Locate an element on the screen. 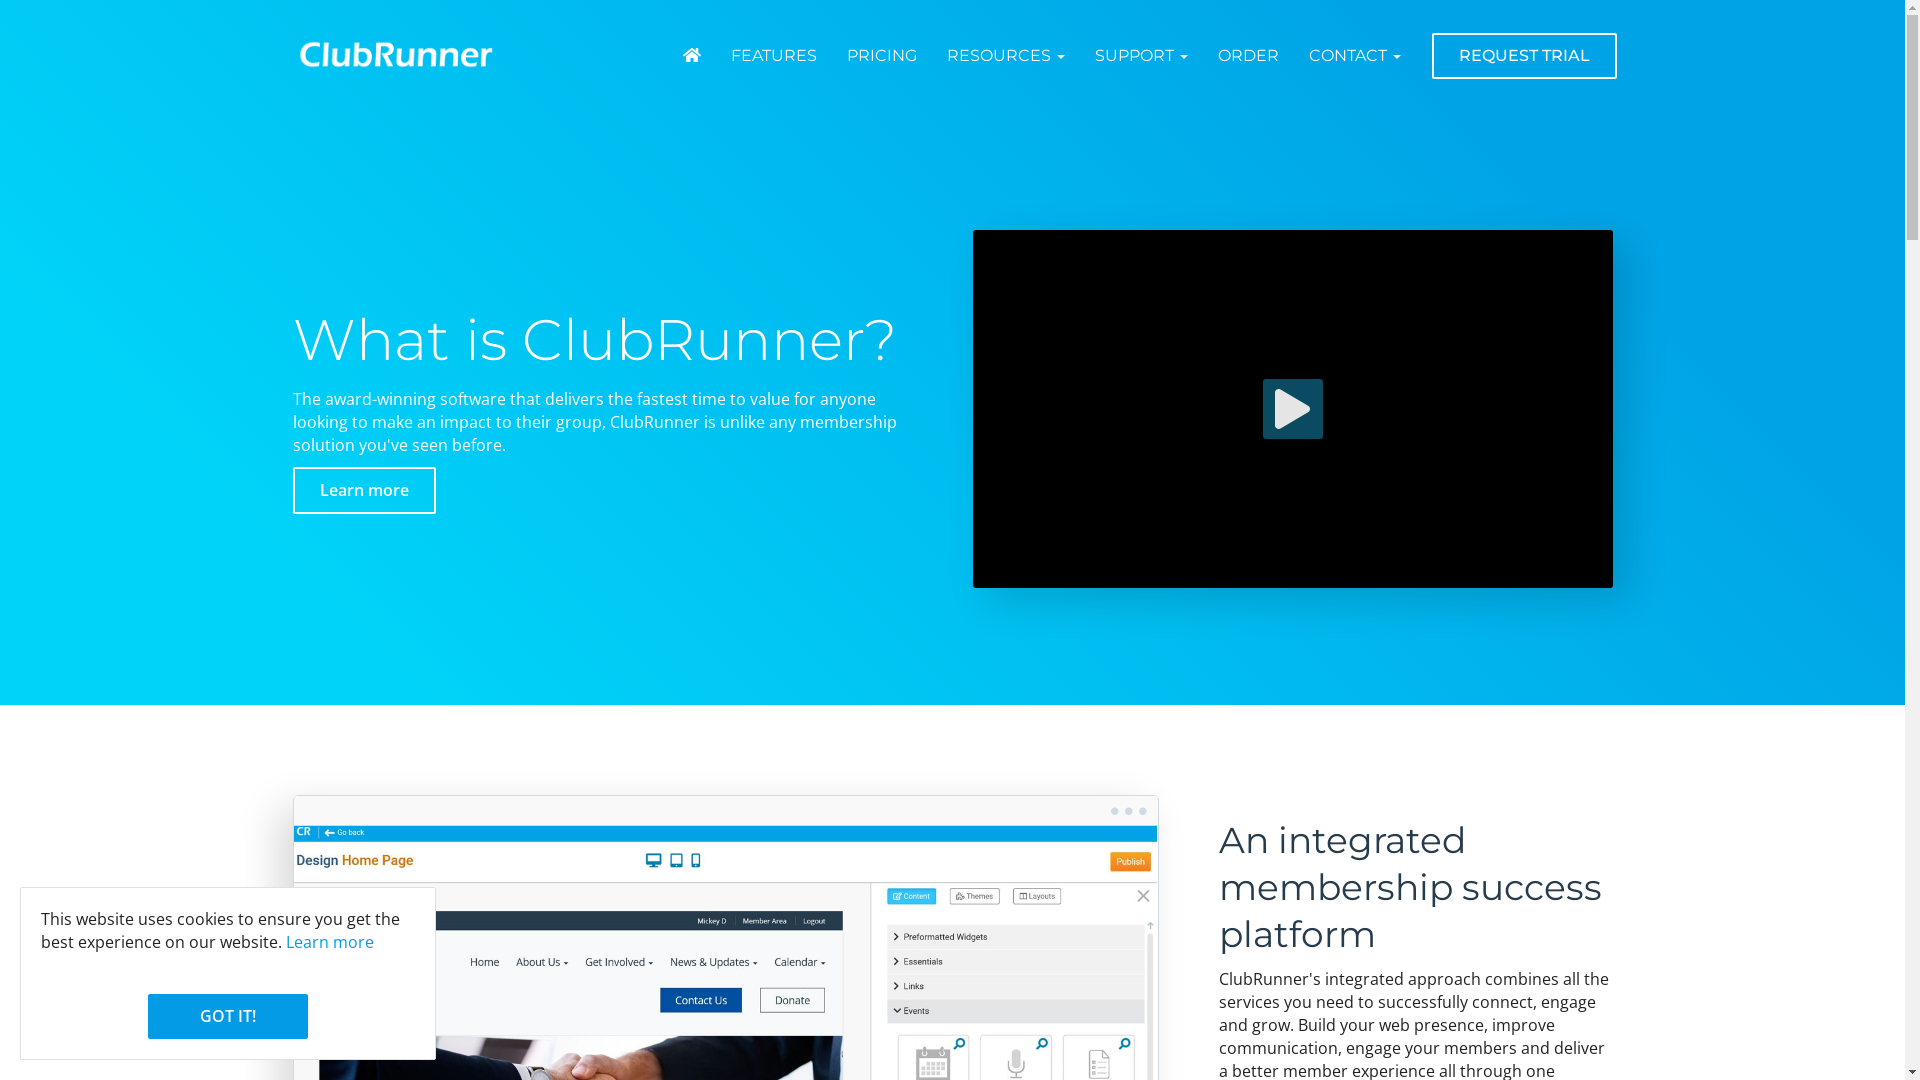 The height and width of the screenshot is (1080, 1920). 'REQUEST TRIAL' is located at coordinates (1523, 55).